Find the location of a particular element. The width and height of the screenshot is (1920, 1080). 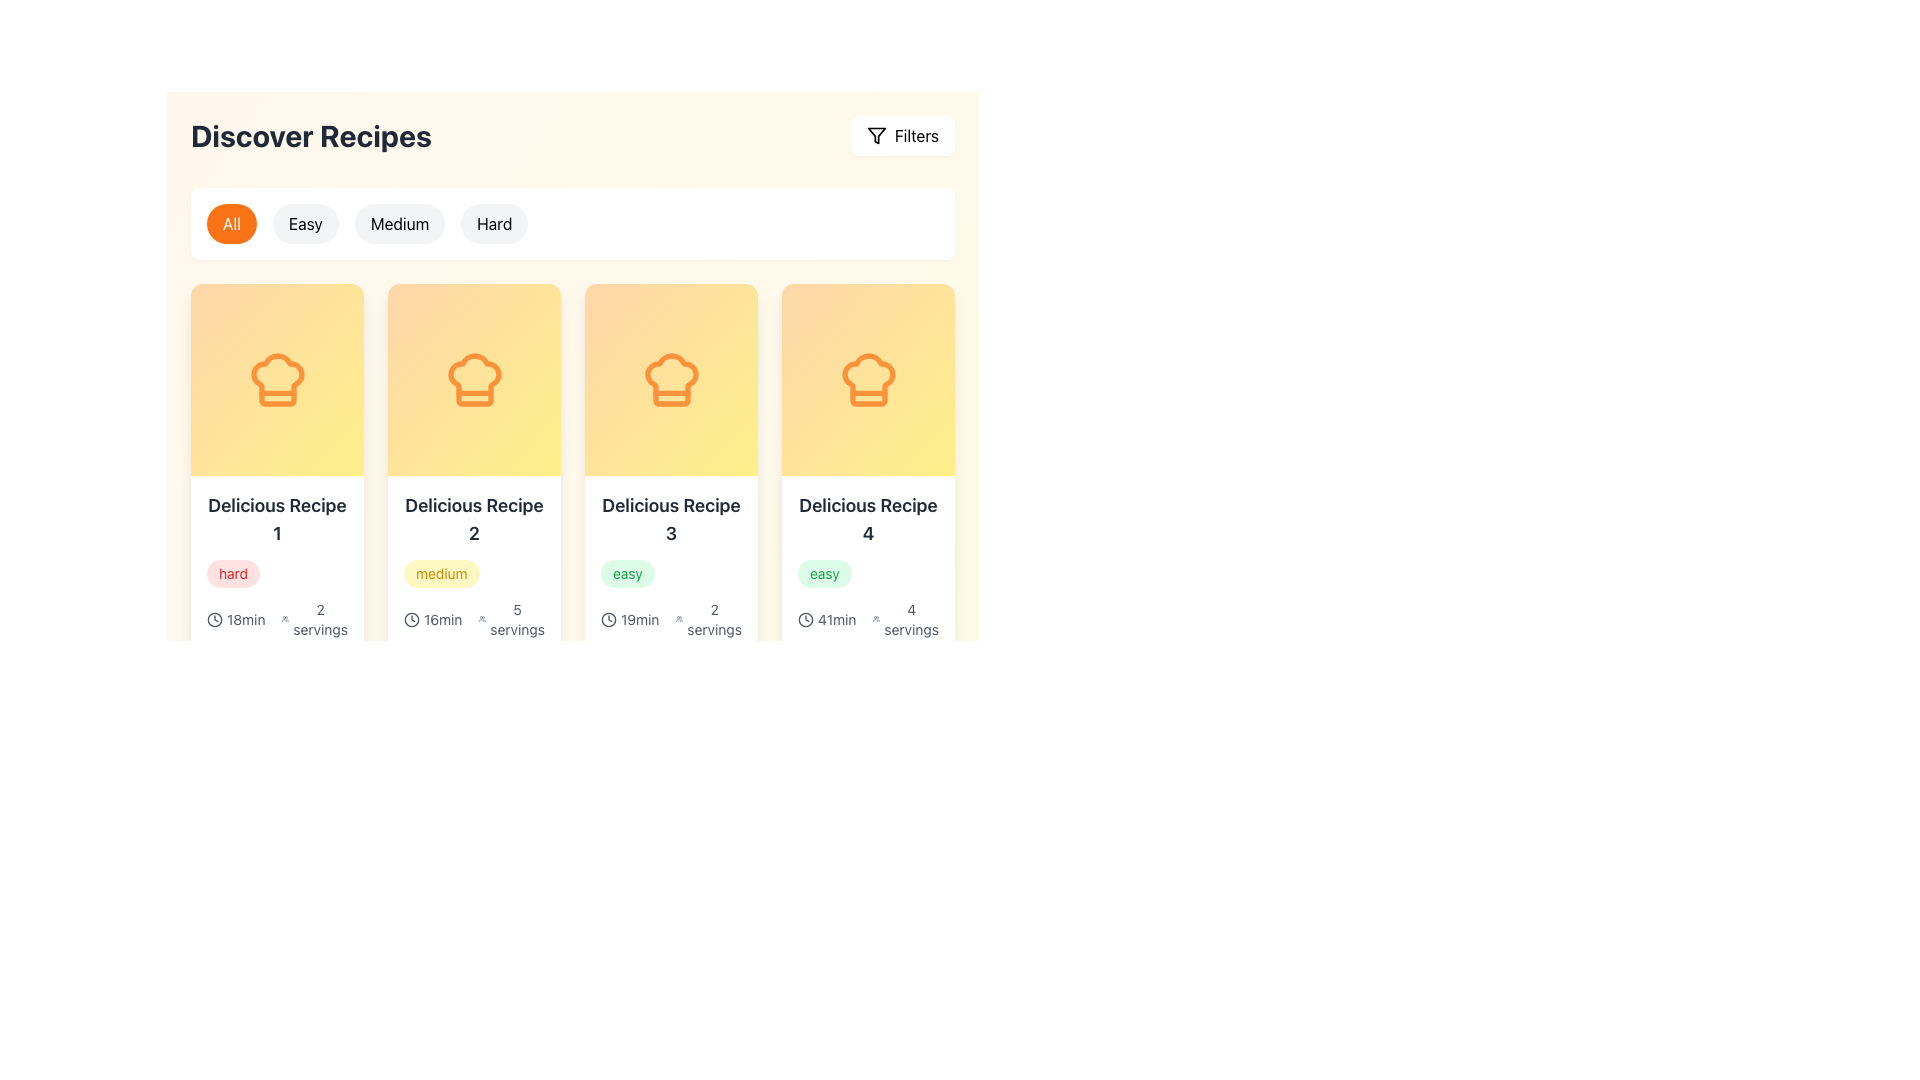

the serving size icon located to the left of the text '4 servings' in the recipe card for 'Delicious Recipe 4' is located at coordinates (876, 619).